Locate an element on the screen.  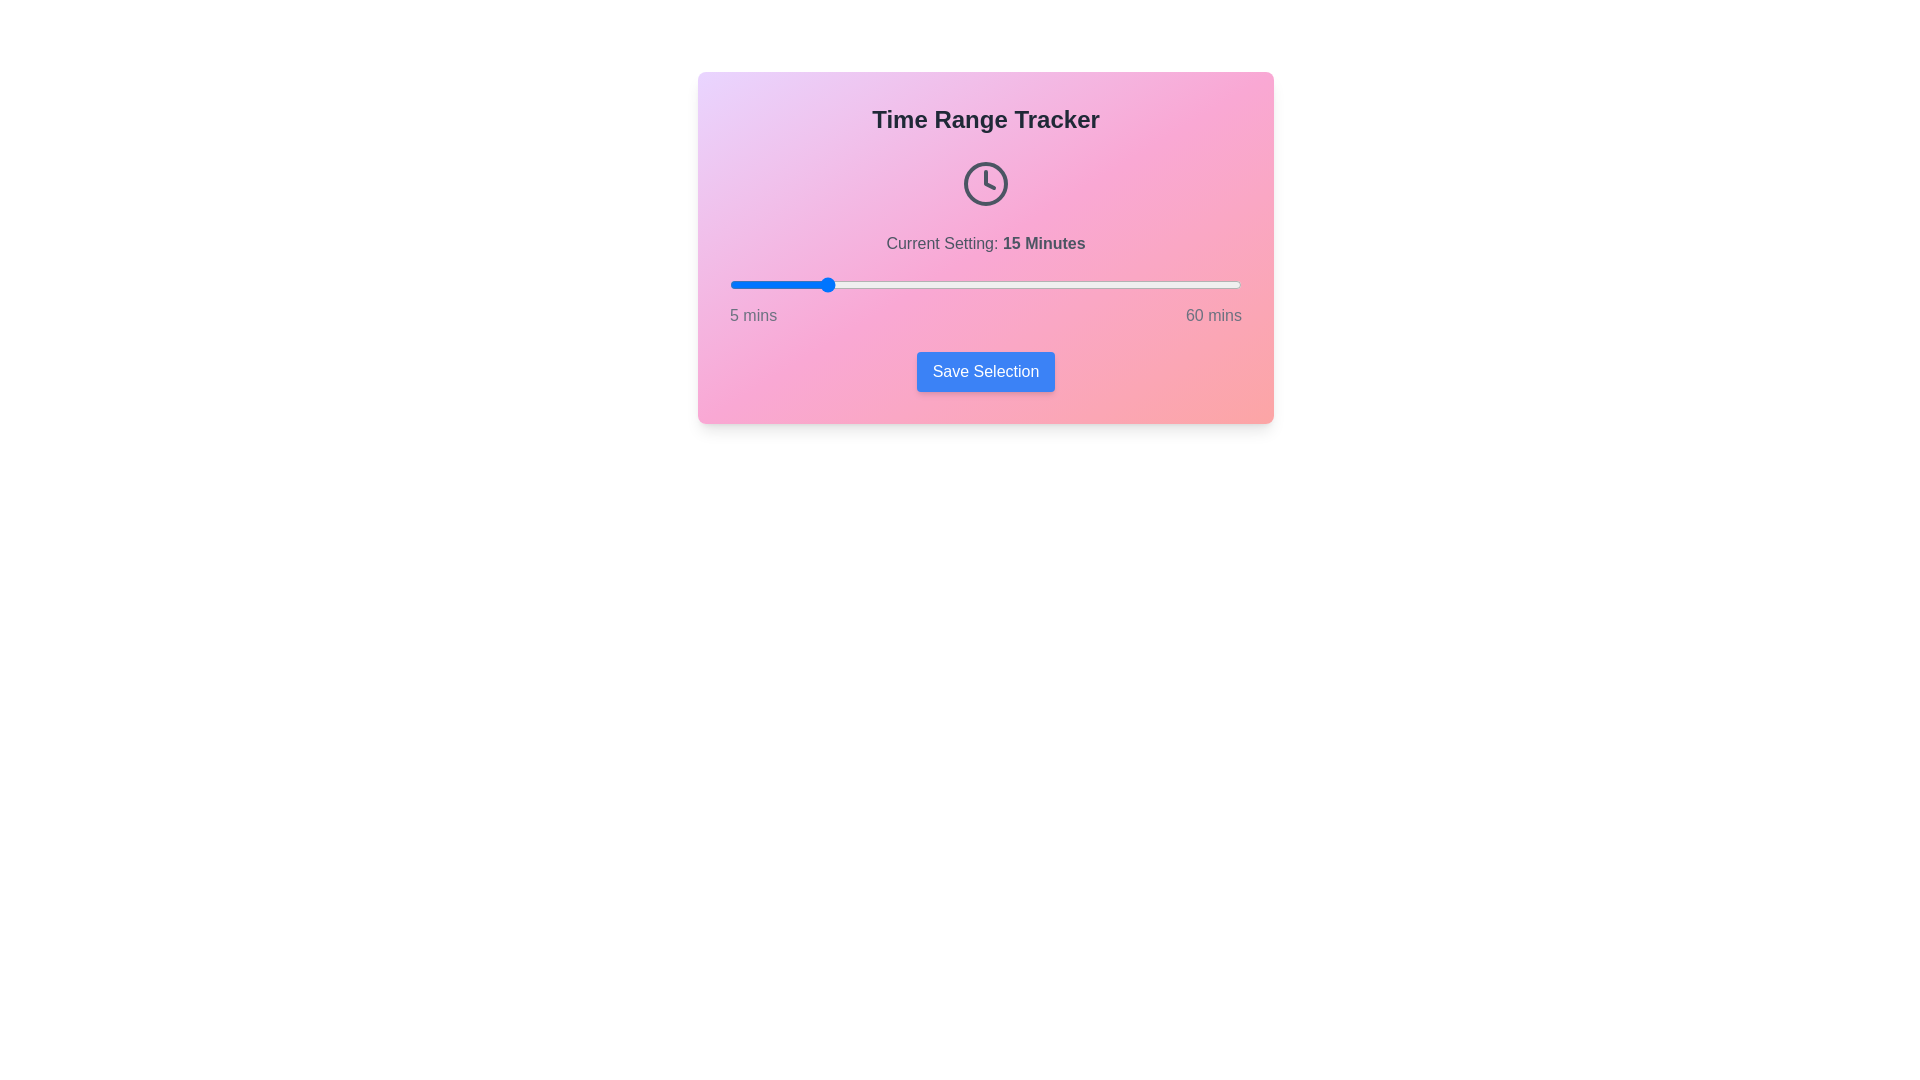
the time range slider to 55 minutes is located at coordinates (1195, 285).